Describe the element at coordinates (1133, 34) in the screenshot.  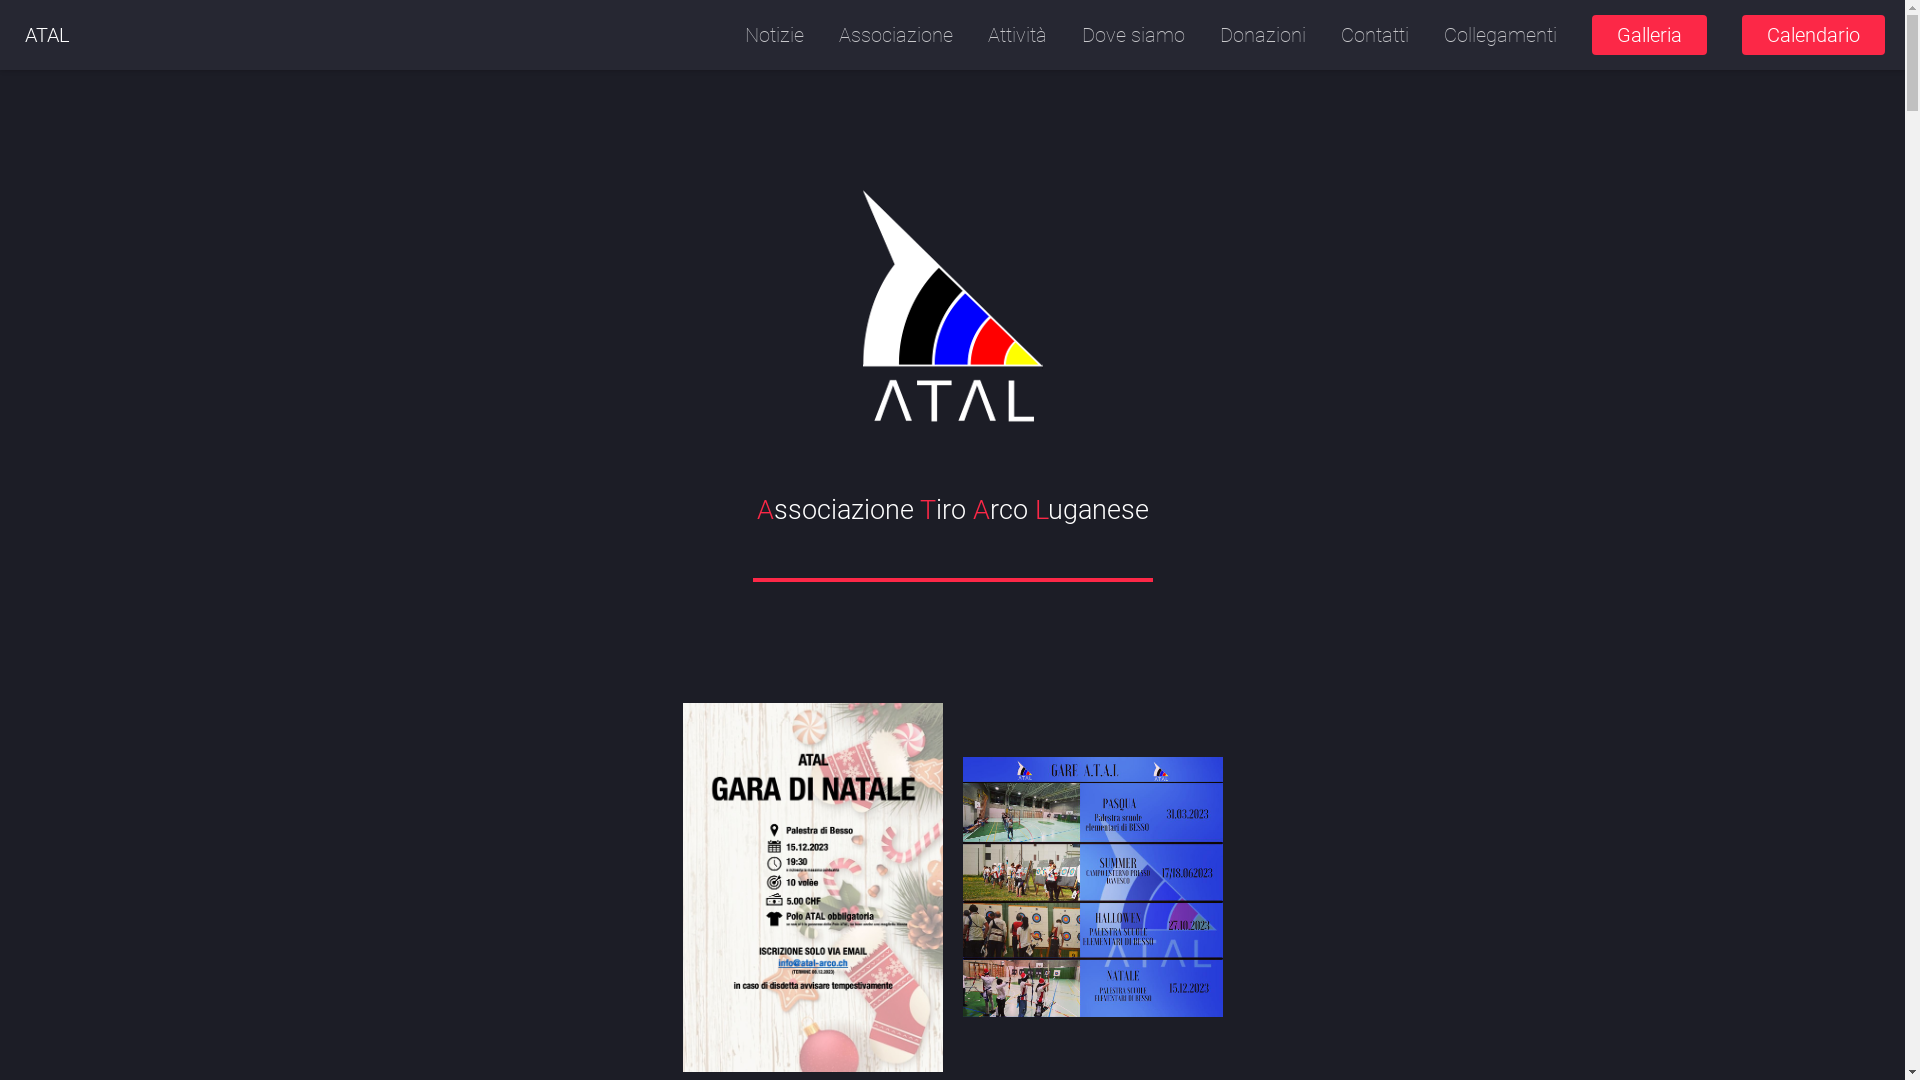
I see `'Dove siamo'` at that location.